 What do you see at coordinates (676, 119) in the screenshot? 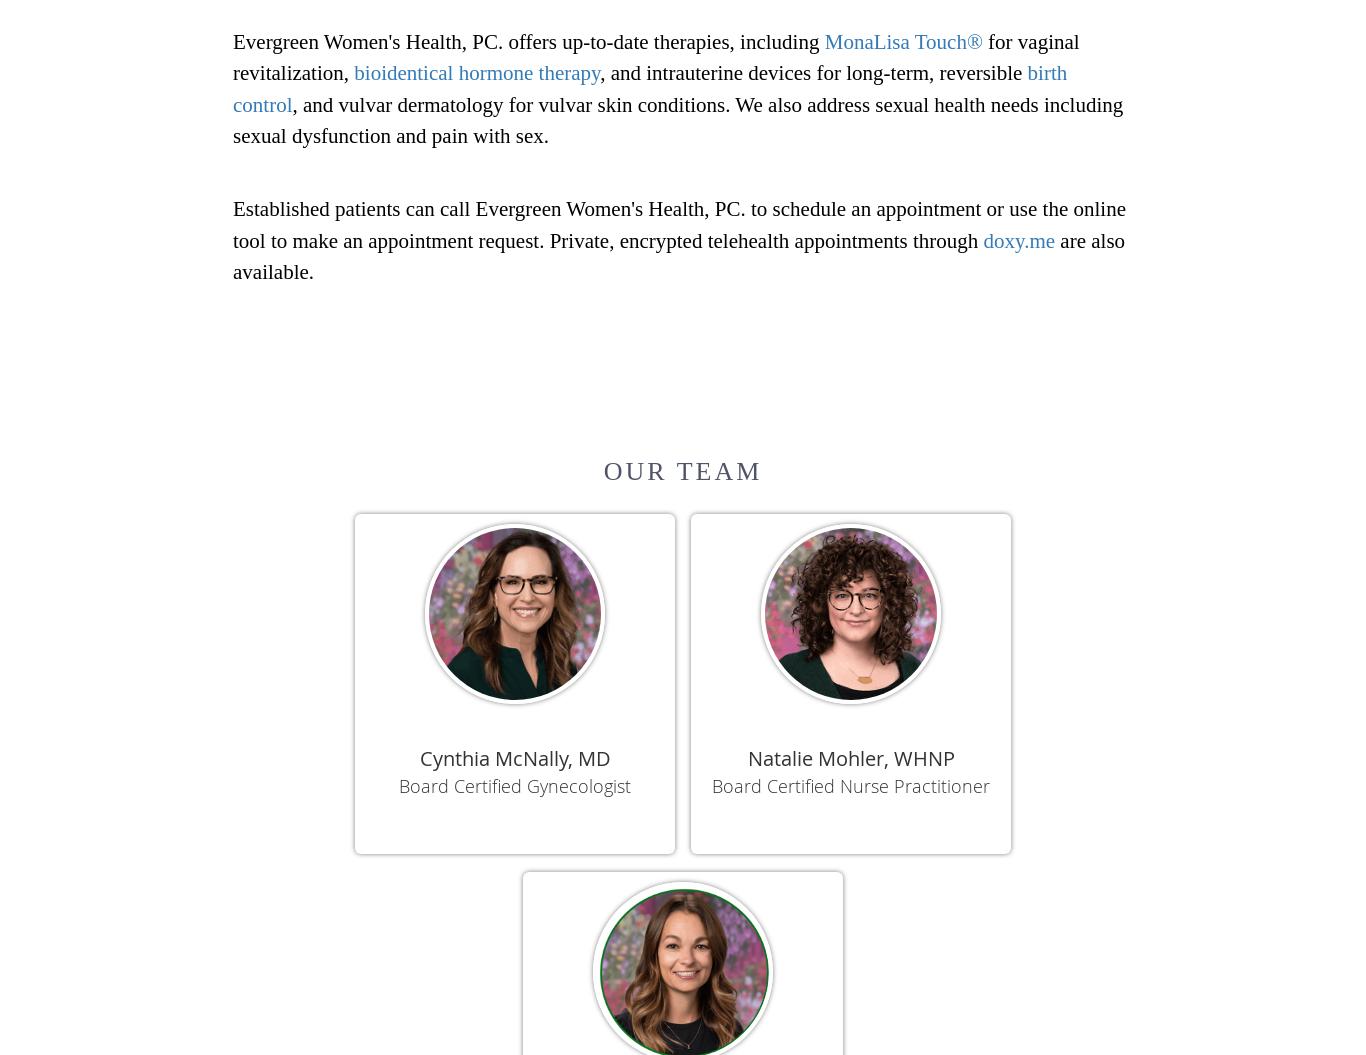
I see `', and vulvar dermatology for vulvar skin conditions. We also address sexual health needs including sexual dysfunction and pain with sex.'` at bounding box center [676, 119].